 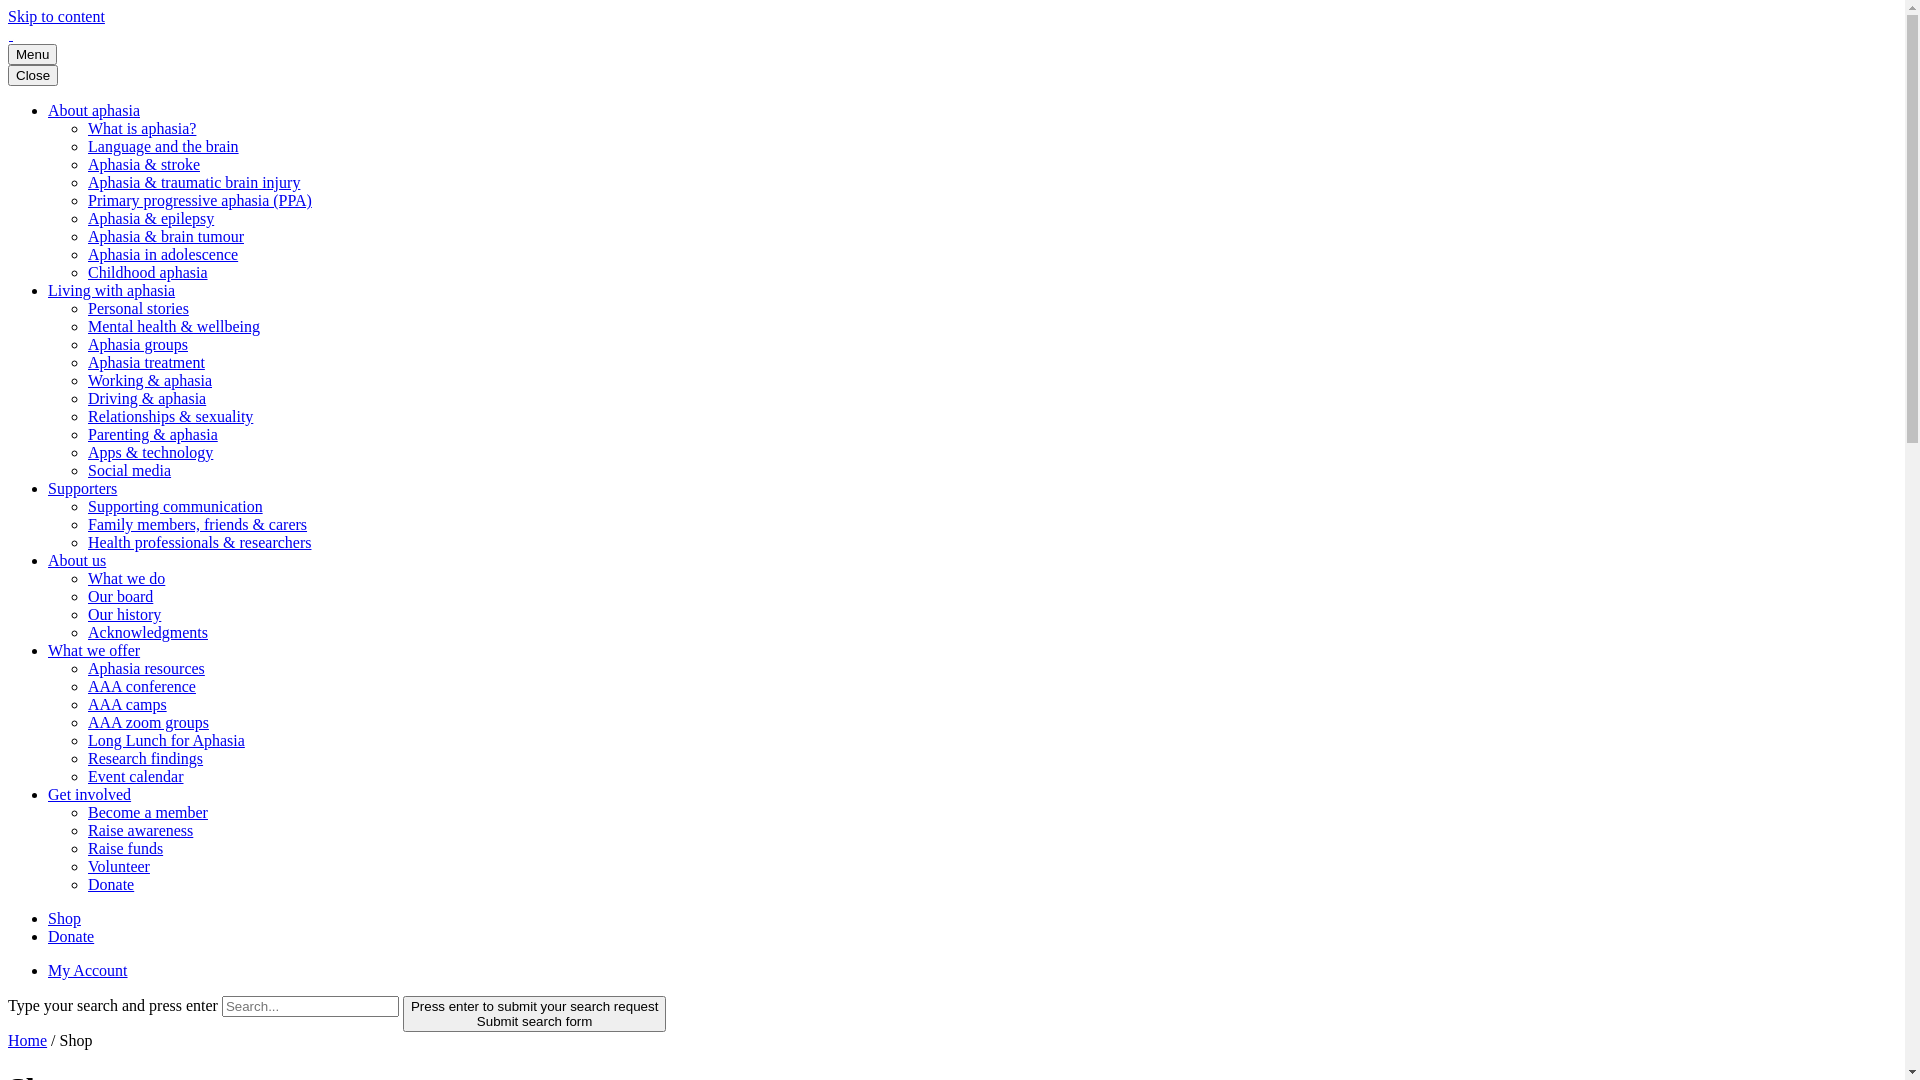 What do you see at coordinates (163, 253) in the screenshot?
I see `'Aphasia in adolescence'` at bounding box center [163, 253].